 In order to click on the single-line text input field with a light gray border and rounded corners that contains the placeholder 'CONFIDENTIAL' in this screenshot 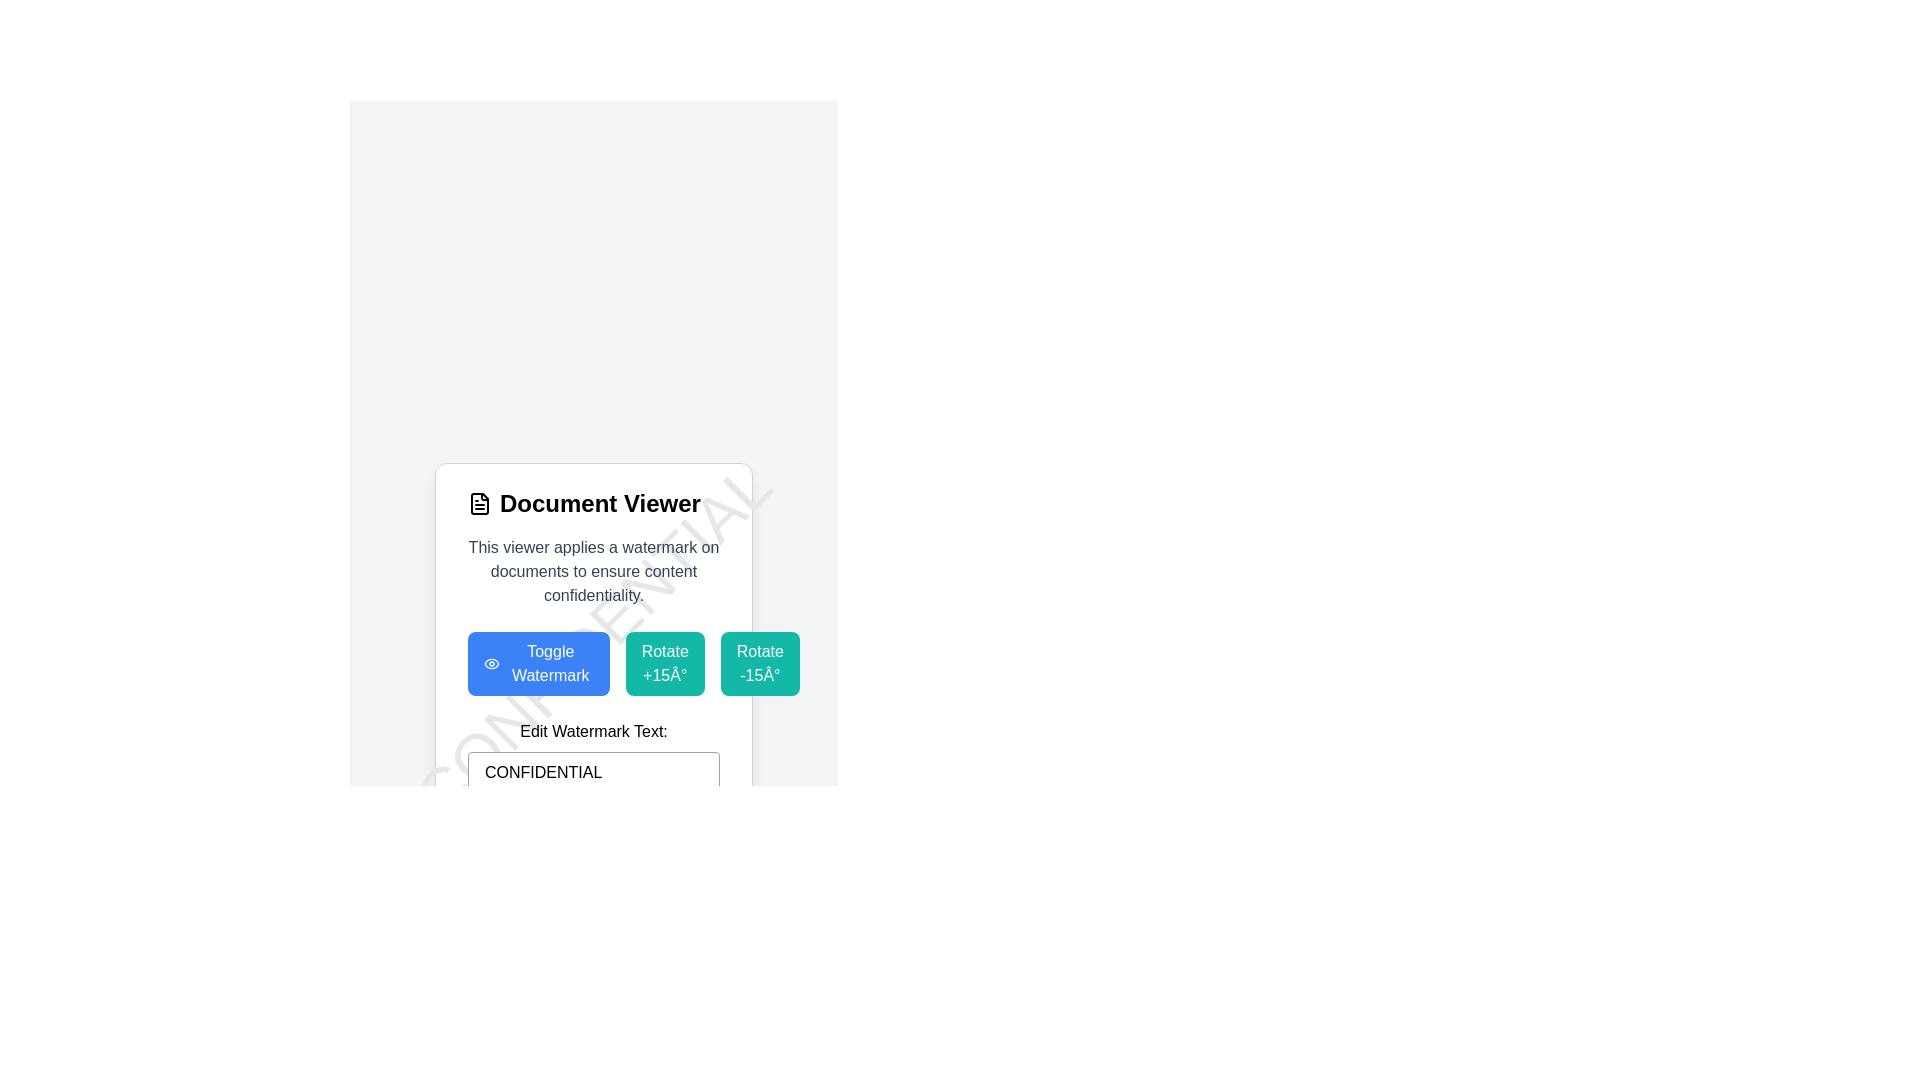, I will do `click(593, 771)`.